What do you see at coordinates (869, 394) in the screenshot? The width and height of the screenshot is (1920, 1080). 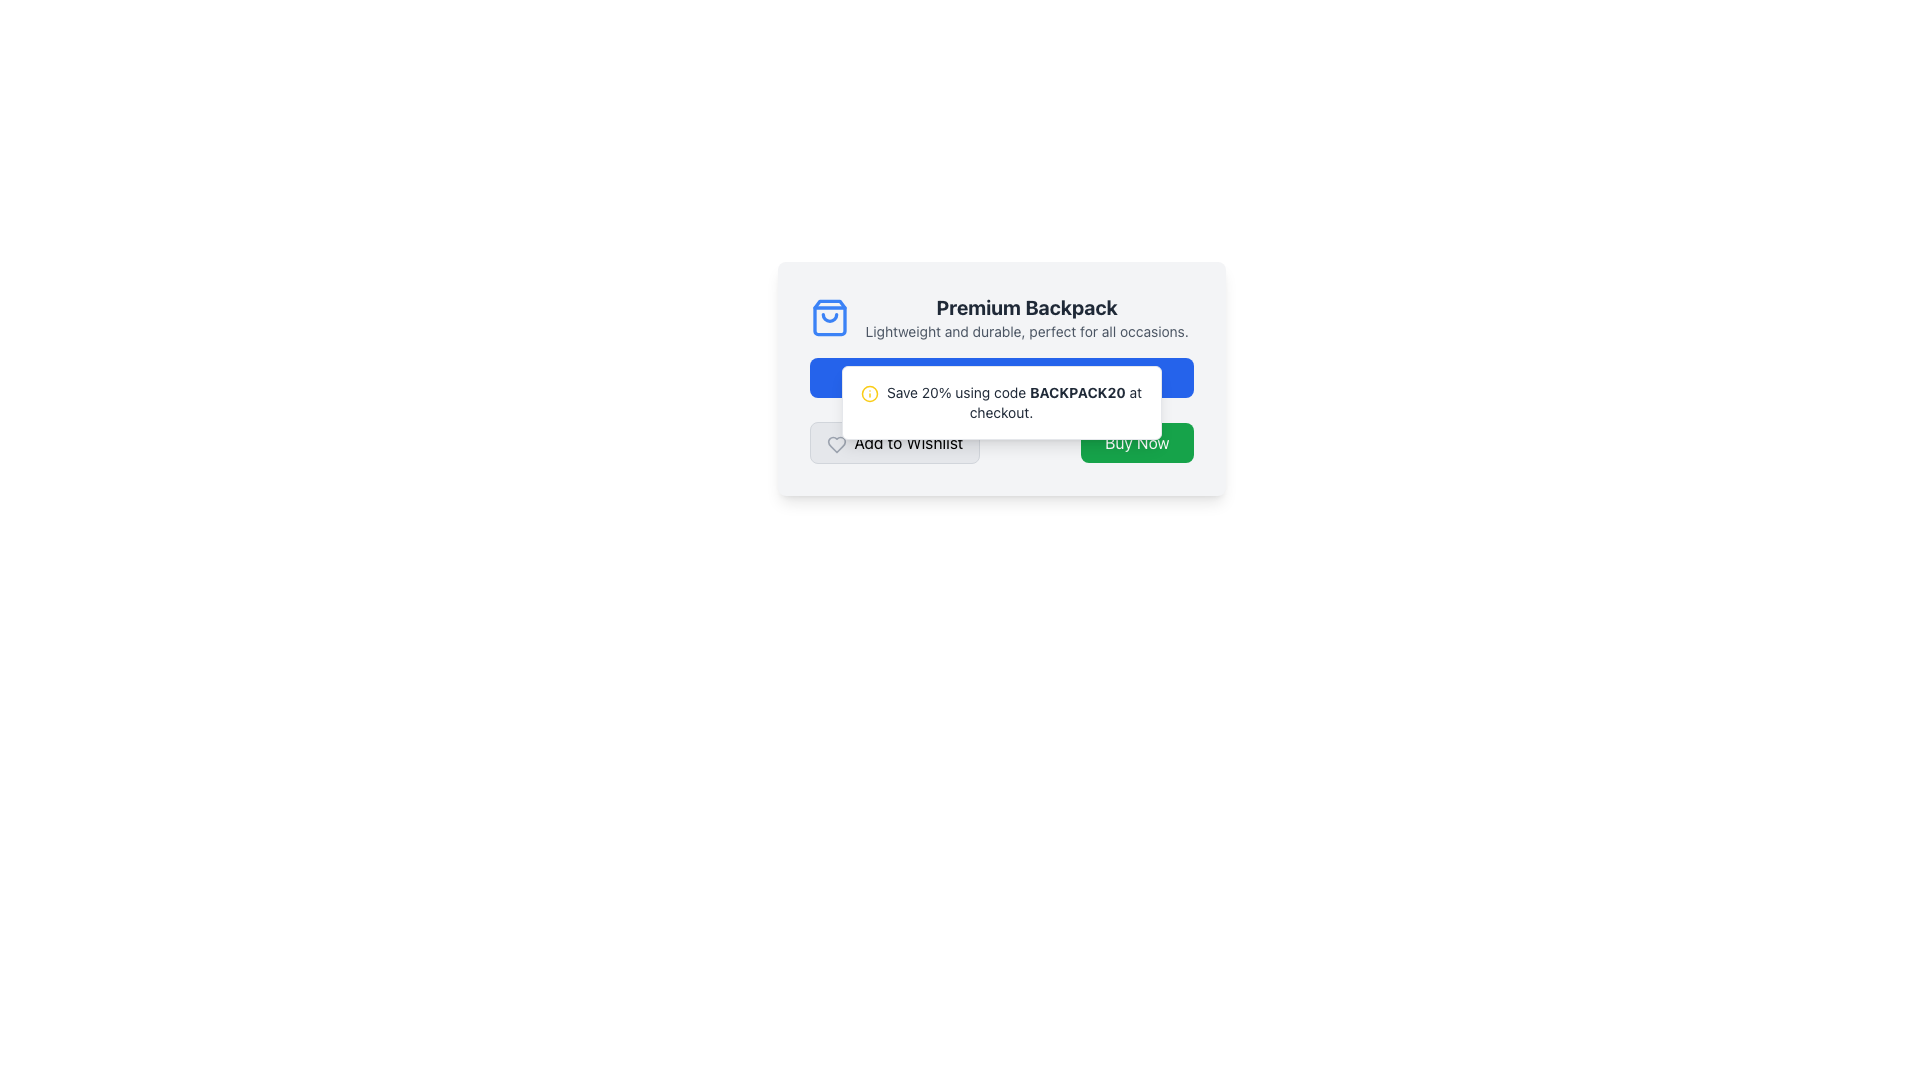 I see `the yellow circular info icon located immediately to the left of the text 'Save 20% using code BACKPACK20 at checkout.'` at bounding box center [869, 394].